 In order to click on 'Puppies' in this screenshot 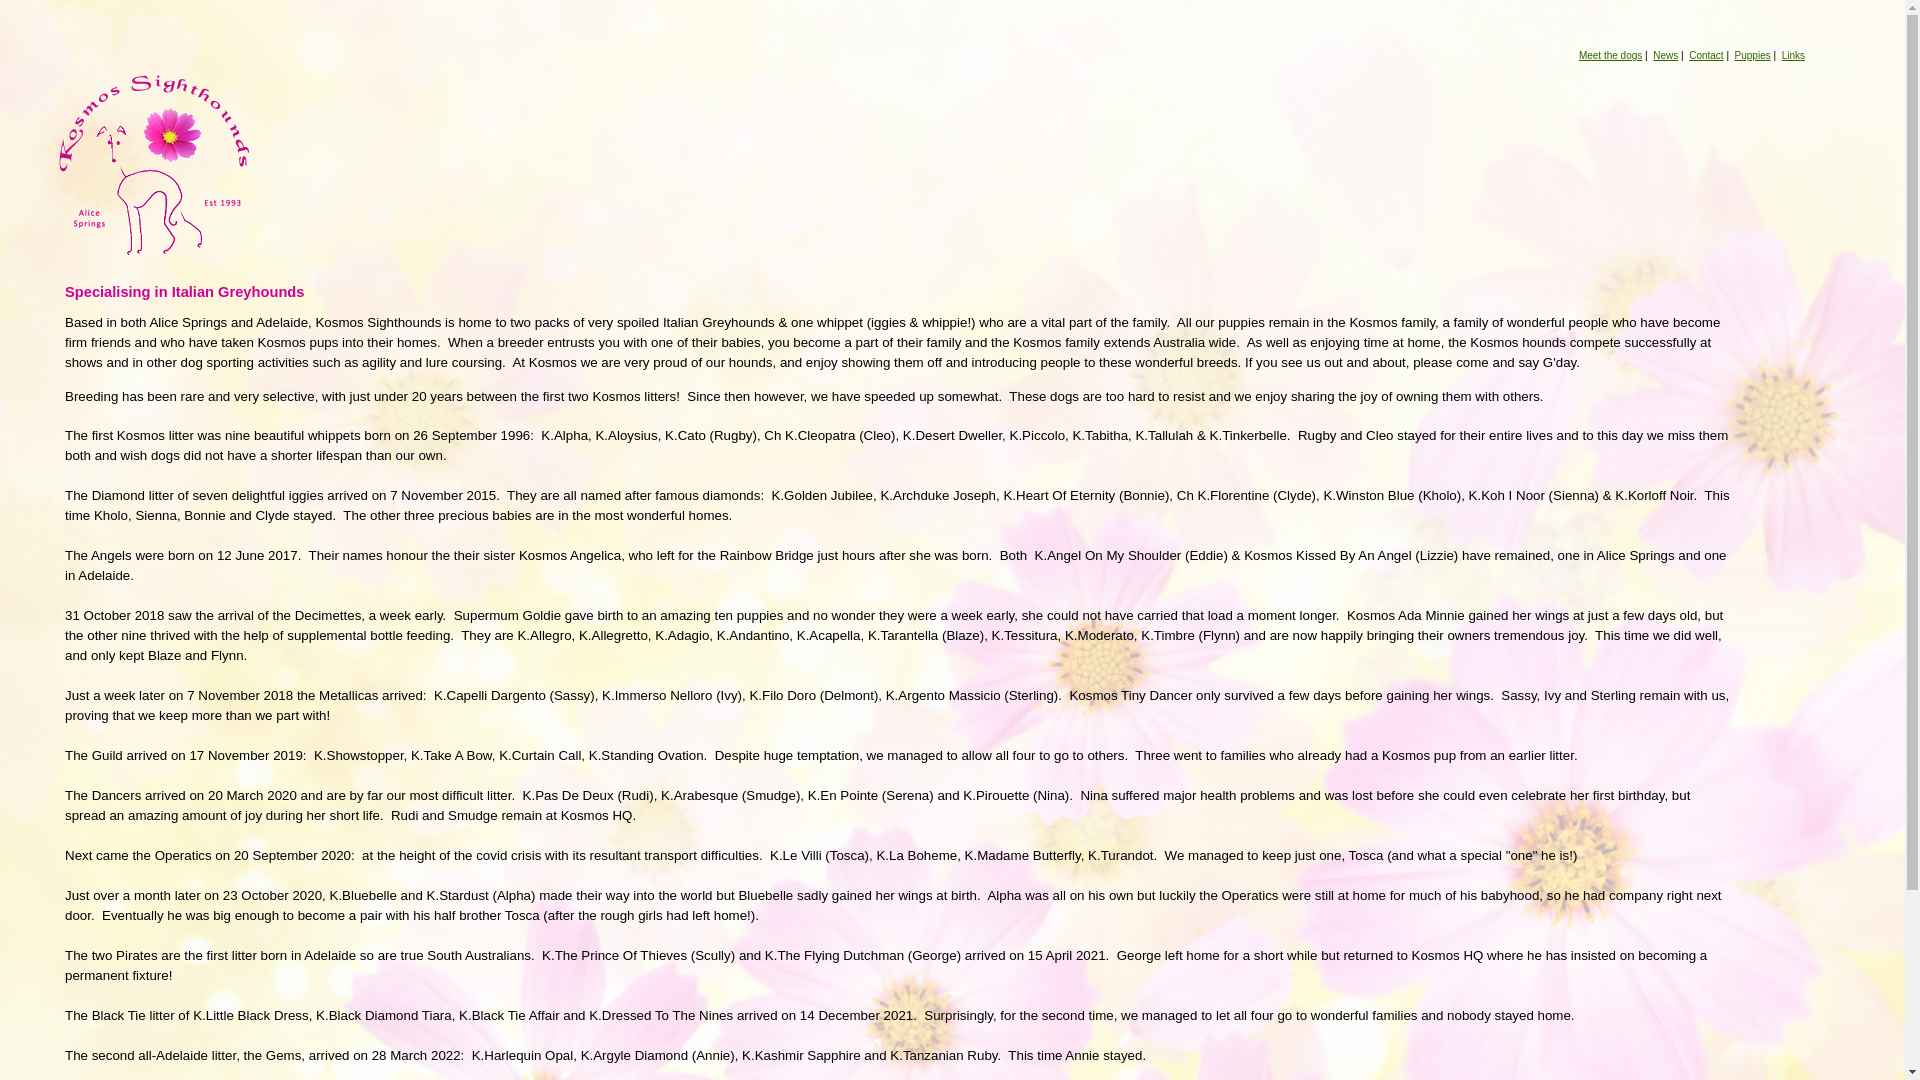, I will do `click(1751, 54)`.